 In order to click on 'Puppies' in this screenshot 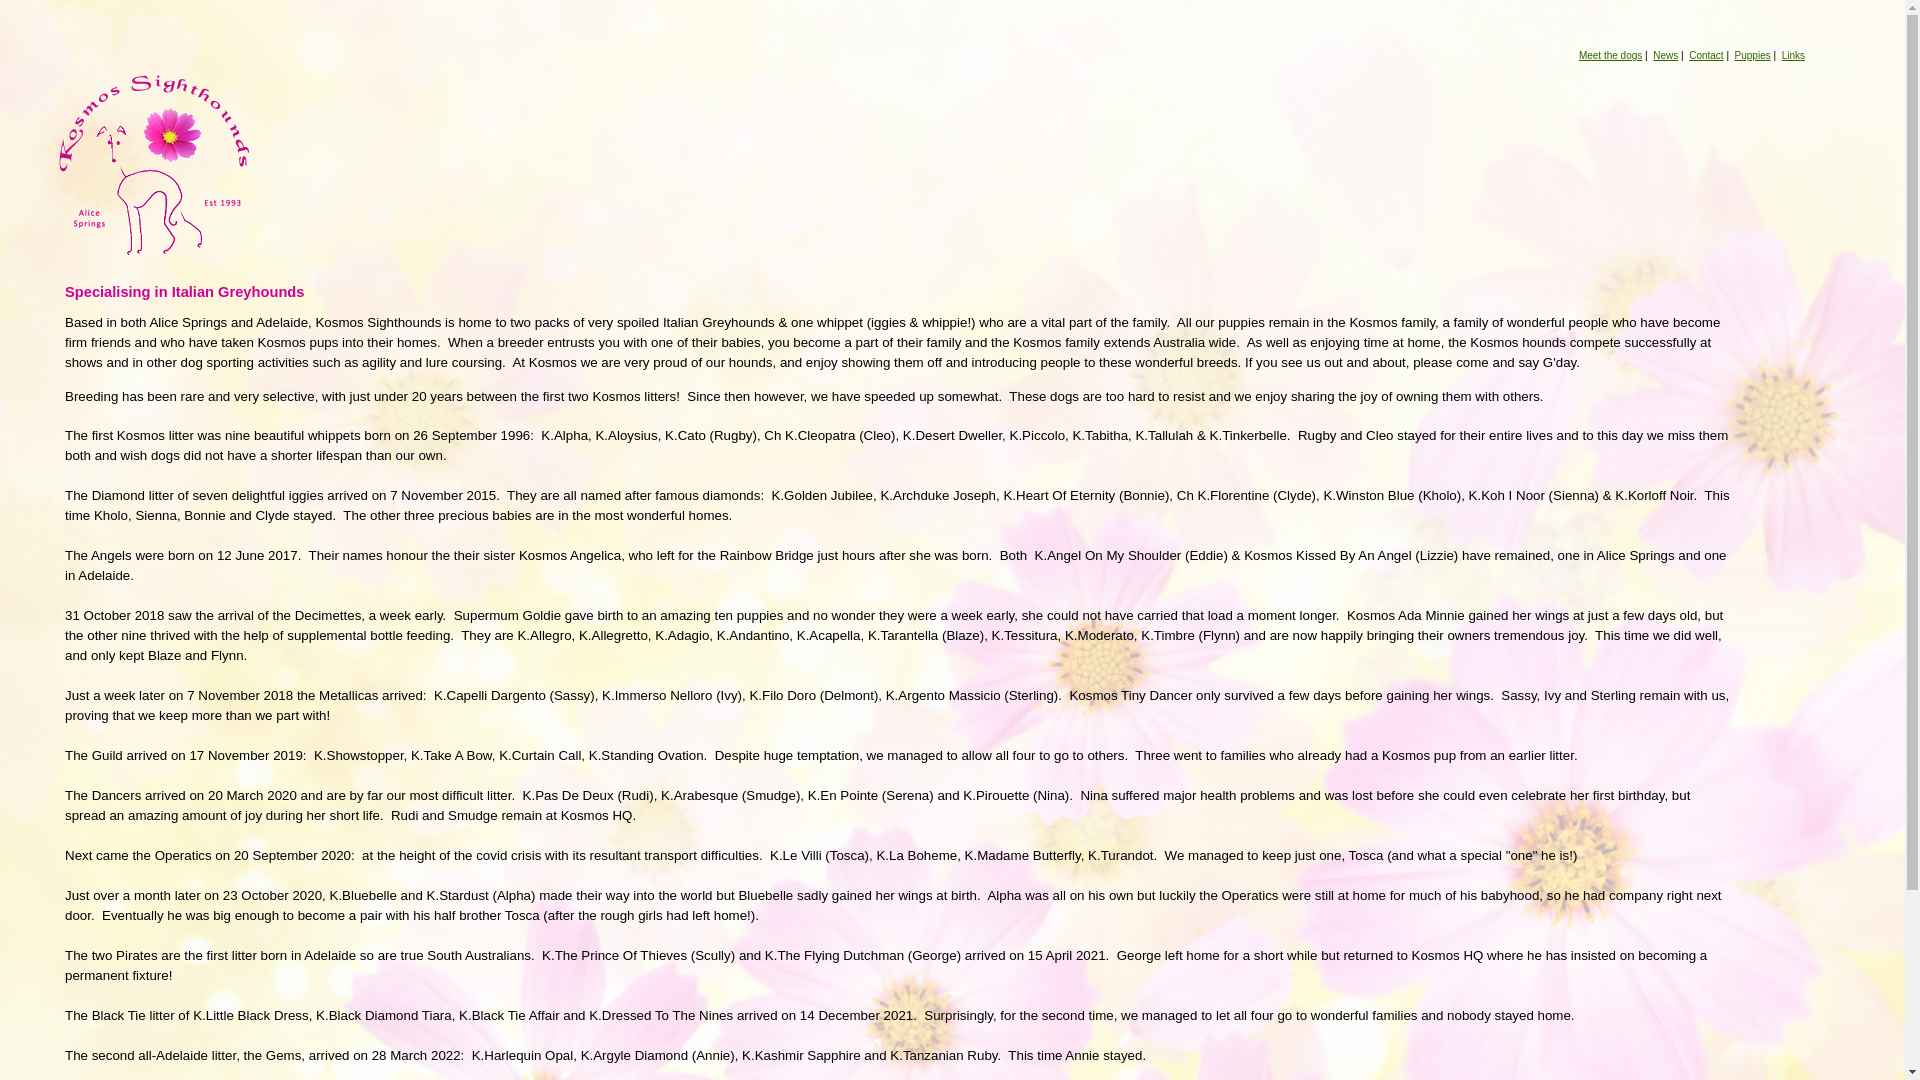, I will do `click(1751, 54)`.